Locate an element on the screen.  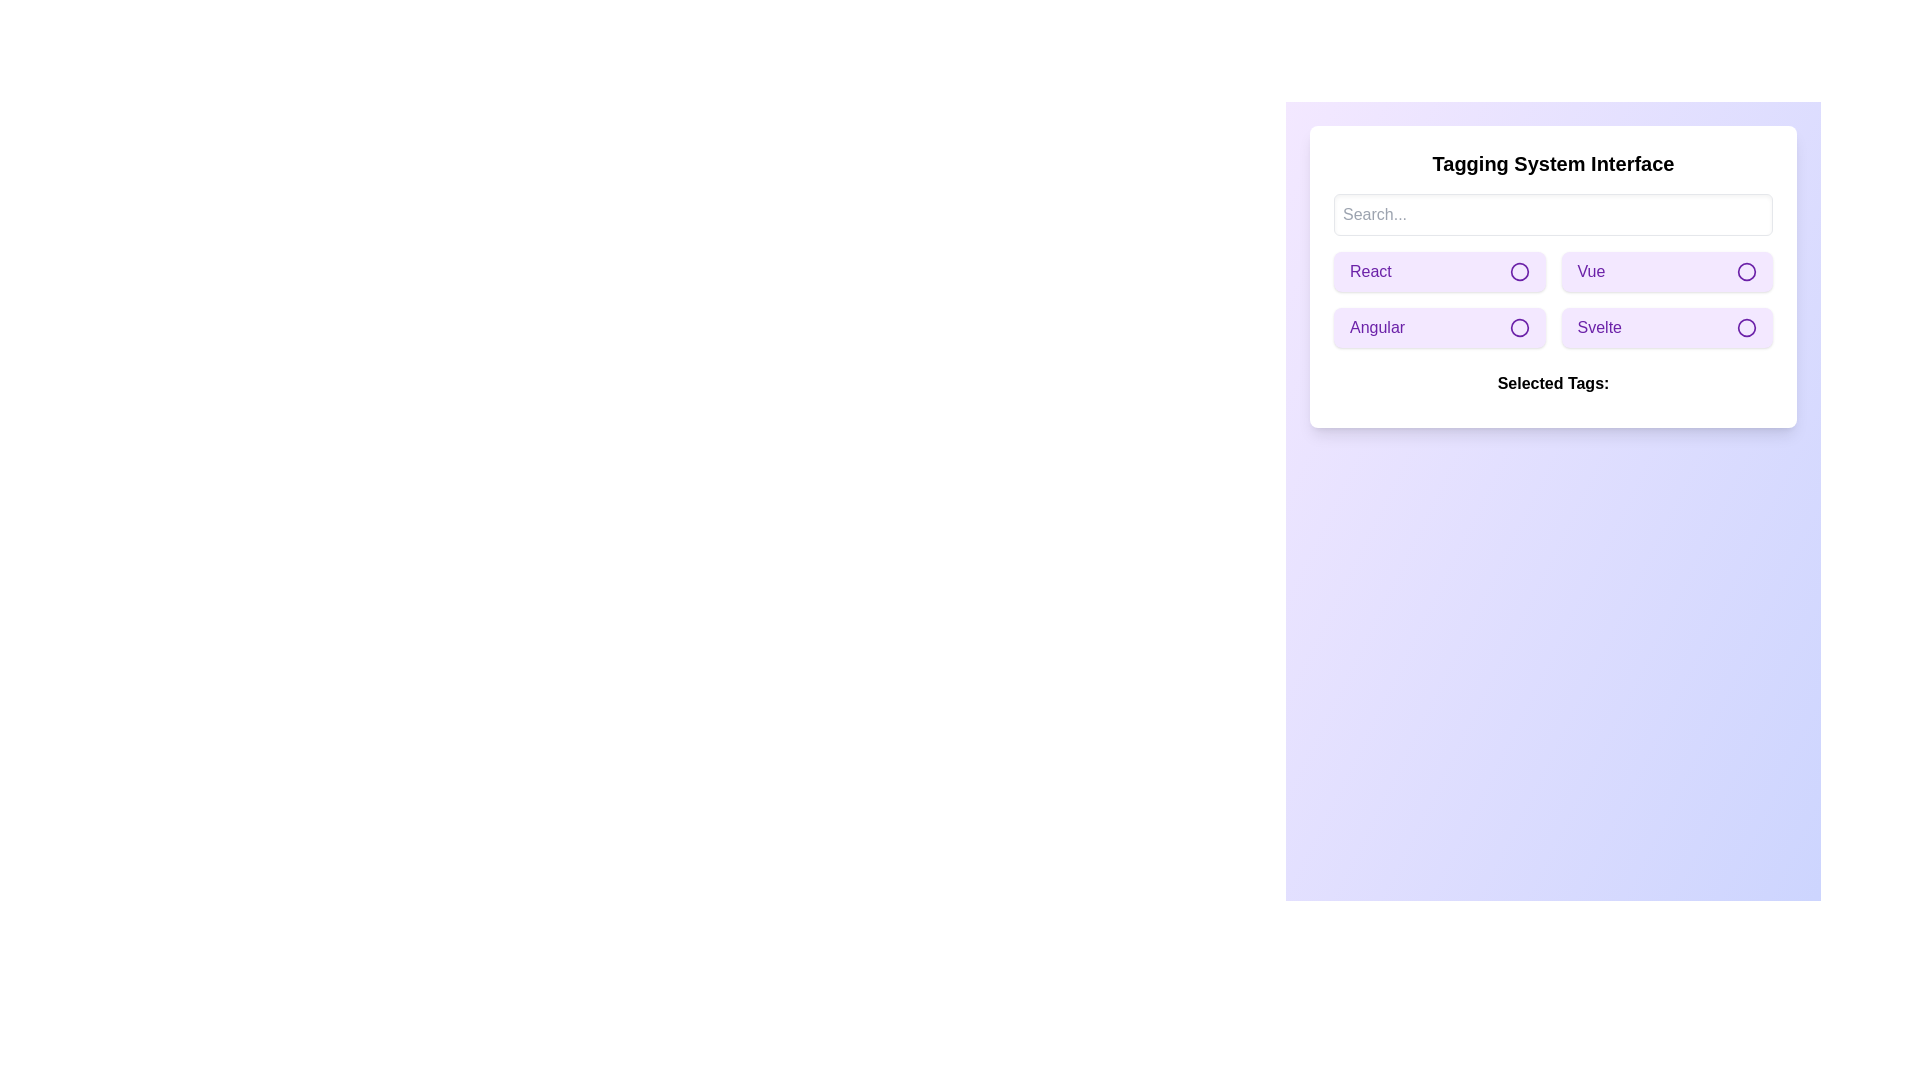
the button labeled 'Svelte' with a purple font and light purple background, located in the lower-right corner of the grid layout is located at coordinates (1667, 326).